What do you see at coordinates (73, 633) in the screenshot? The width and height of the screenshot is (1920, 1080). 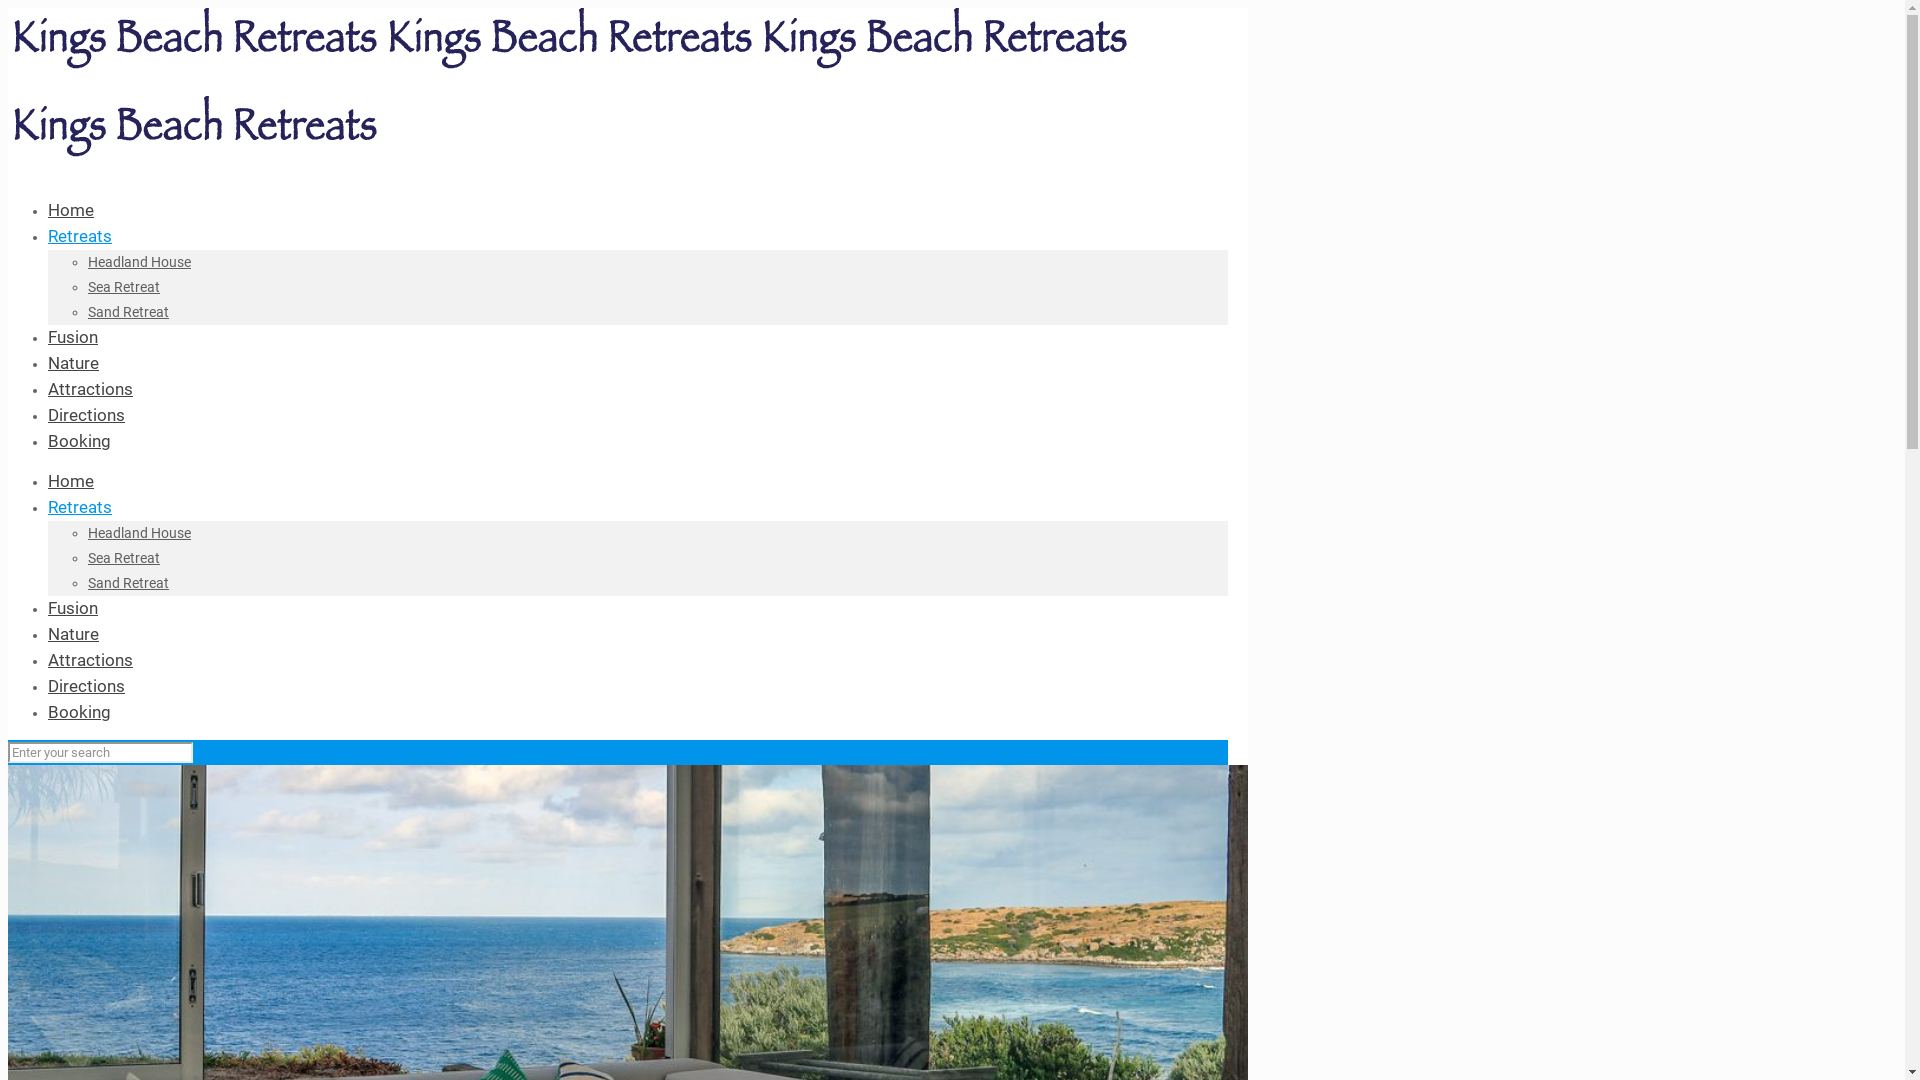 I see `'Nature'` at bounding box center [73, 633].